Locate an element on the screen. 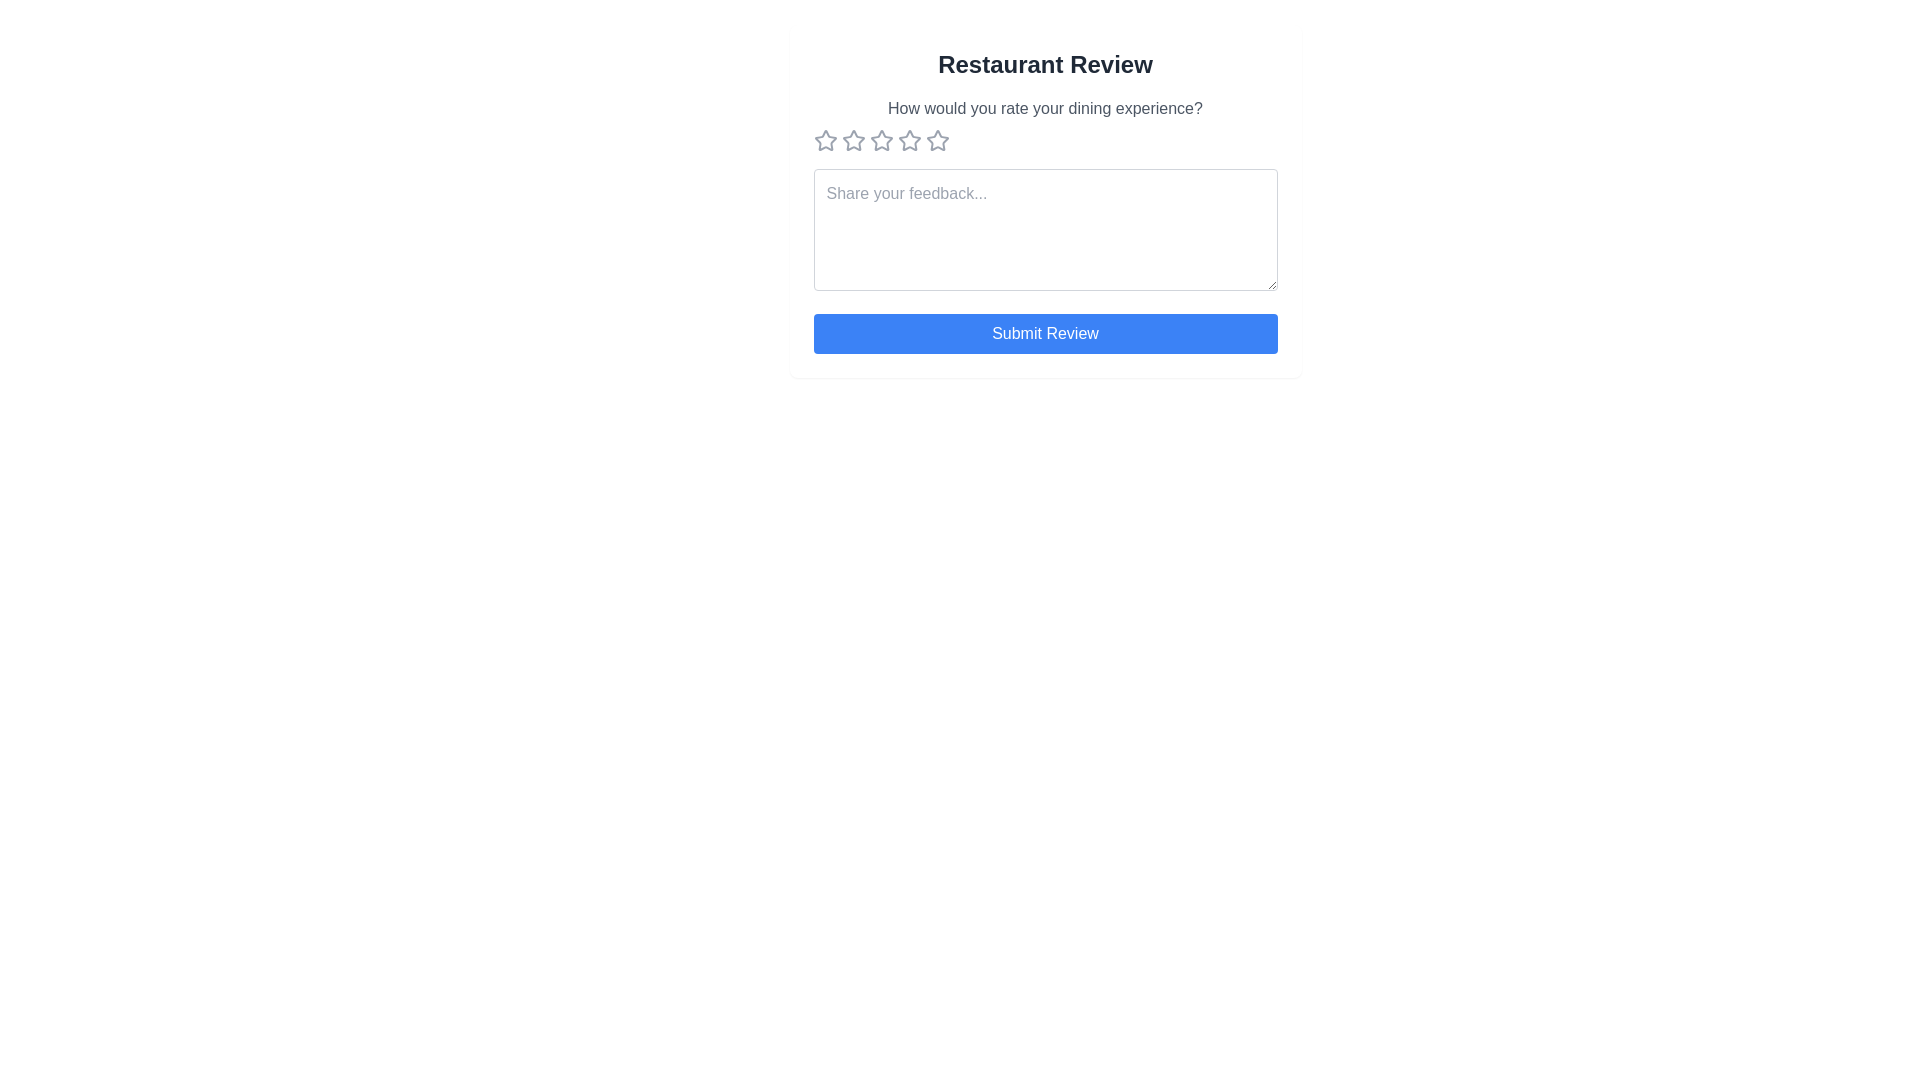 Image resolution: width=1920 pixels, height=1080 pixels. the star button corresponding to 4 stars is located at coordinates (908, 140).